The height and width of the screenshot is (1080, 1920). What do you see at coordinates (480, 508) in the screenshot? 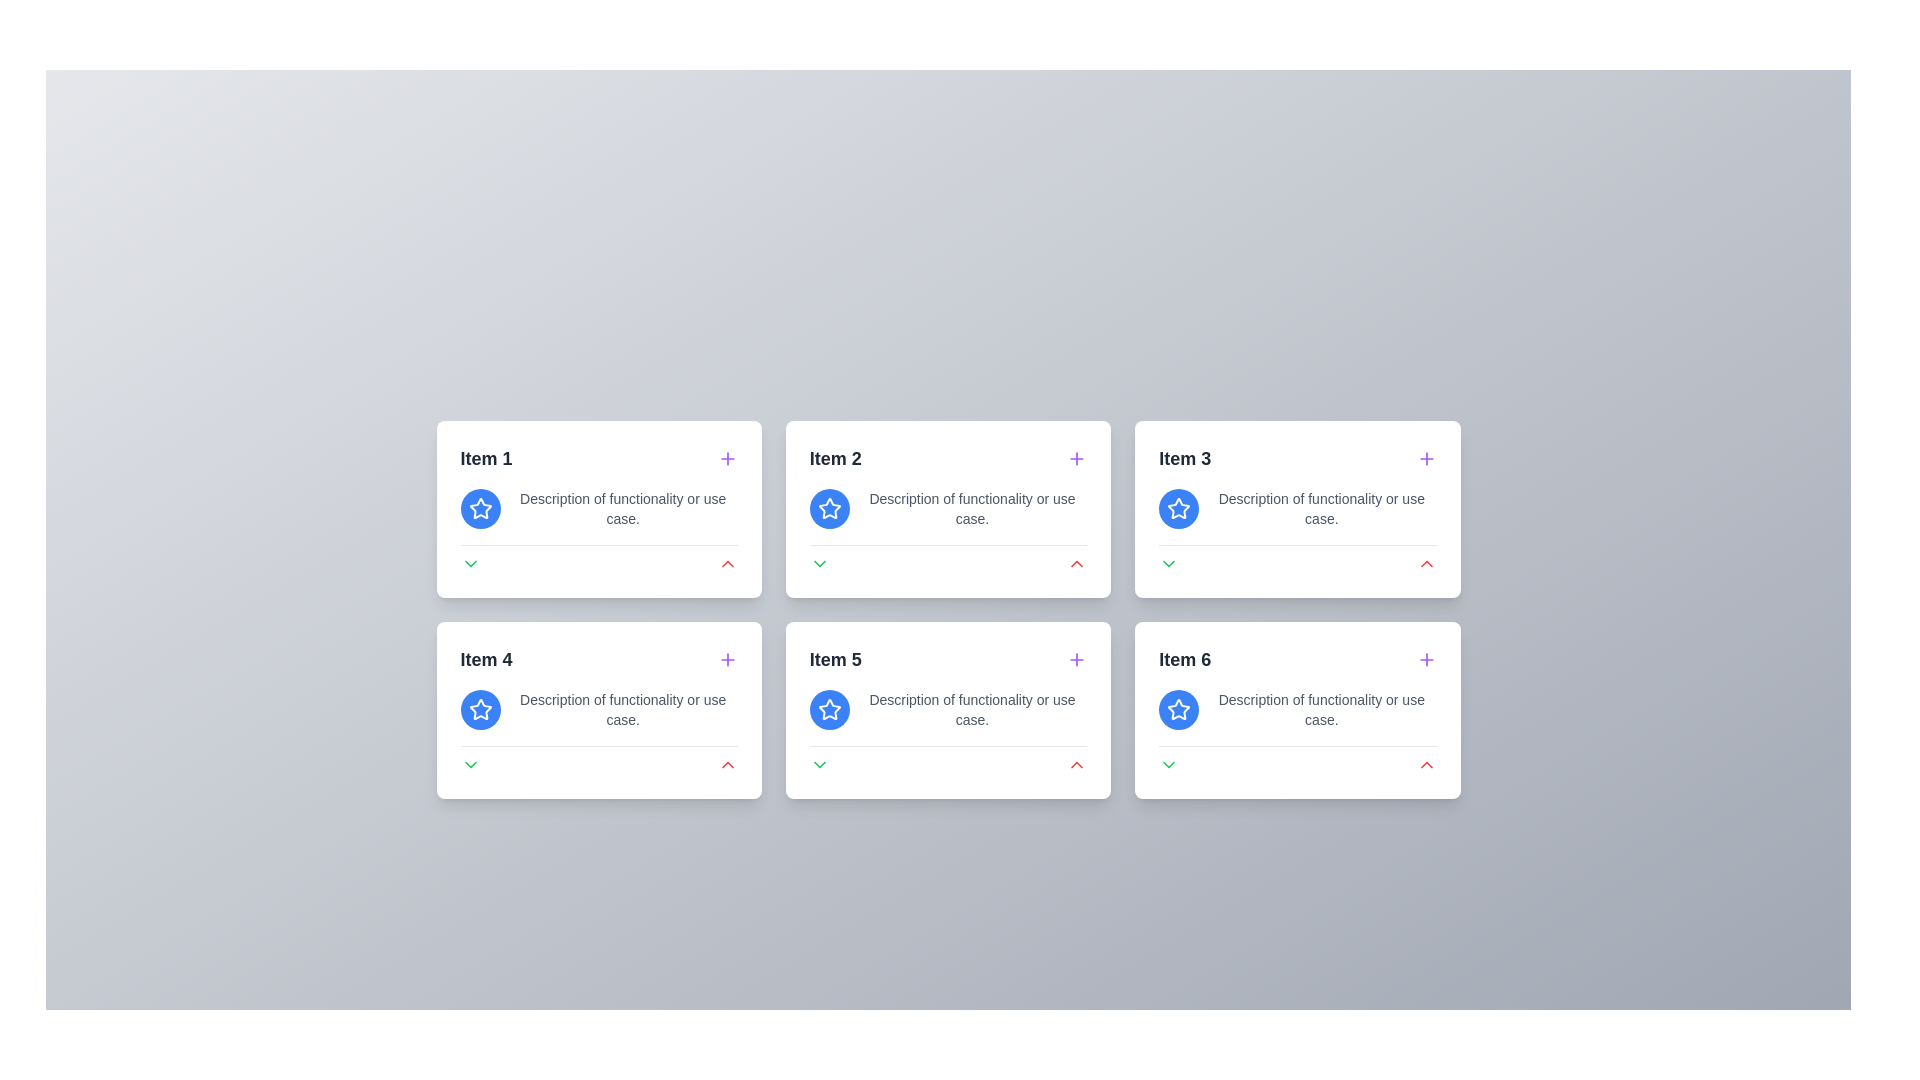
I see `the circular blue icon with a white star symbol located in the upper-left card labeled 'Item 1'` at bounding box center [480, 508].